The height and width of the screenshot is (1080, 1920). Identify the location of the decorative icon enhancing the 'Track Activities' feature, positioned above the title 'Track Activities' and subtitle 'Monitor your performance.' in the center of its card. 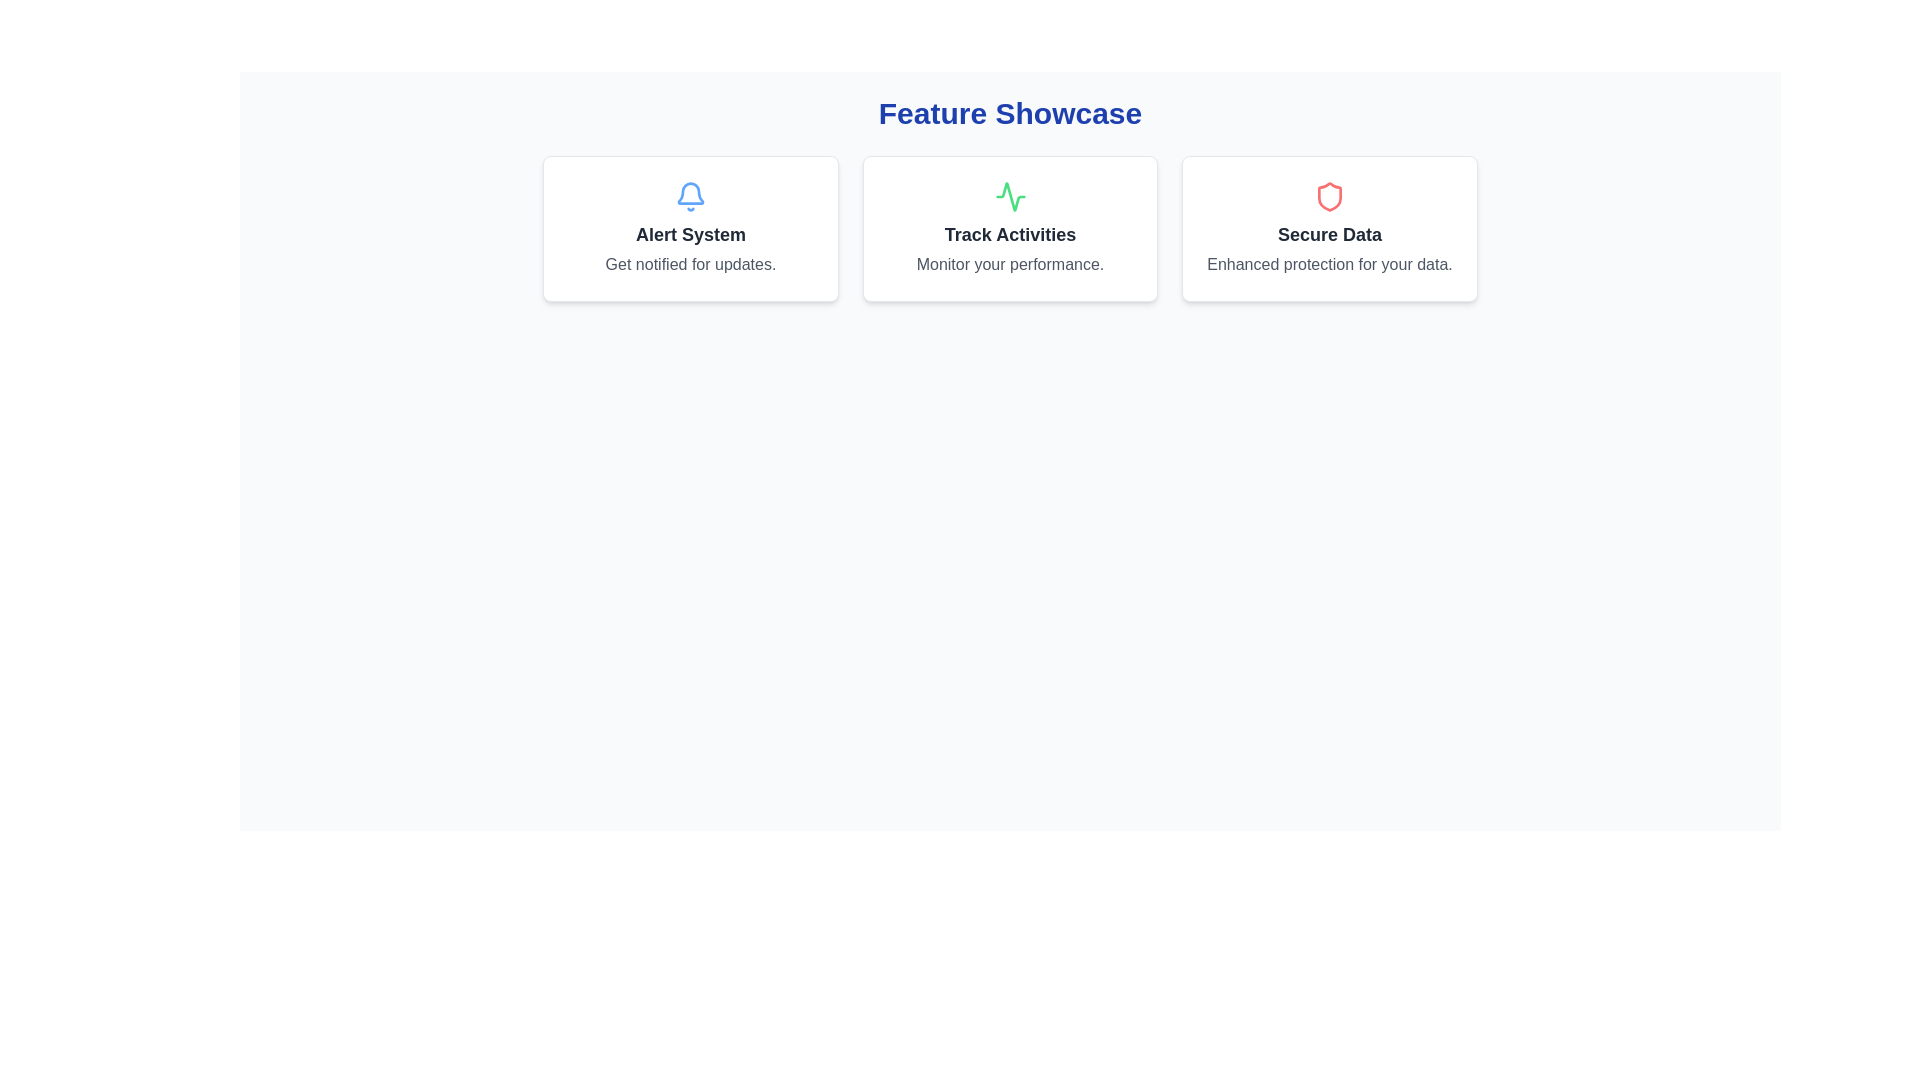
(1010, 196).